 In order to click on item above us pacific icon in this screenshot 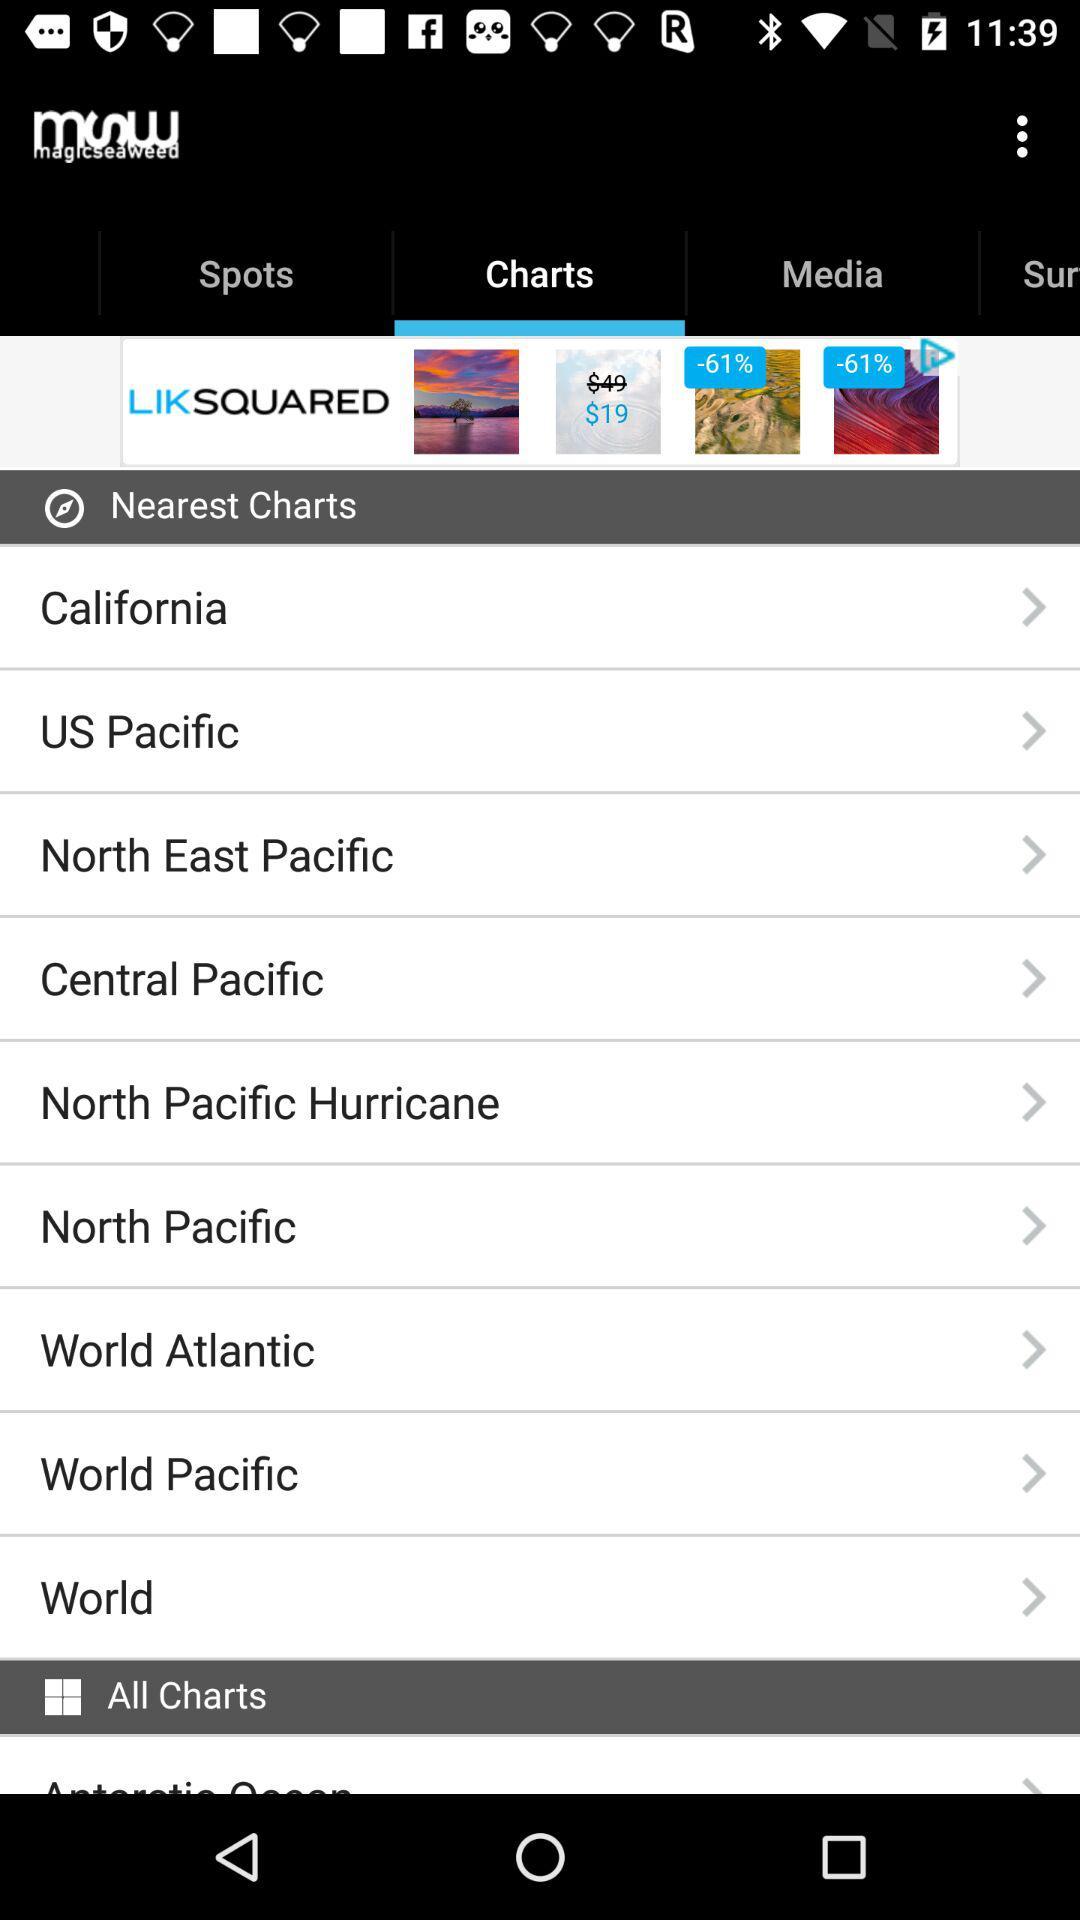, I will do `click(133, 605)`.